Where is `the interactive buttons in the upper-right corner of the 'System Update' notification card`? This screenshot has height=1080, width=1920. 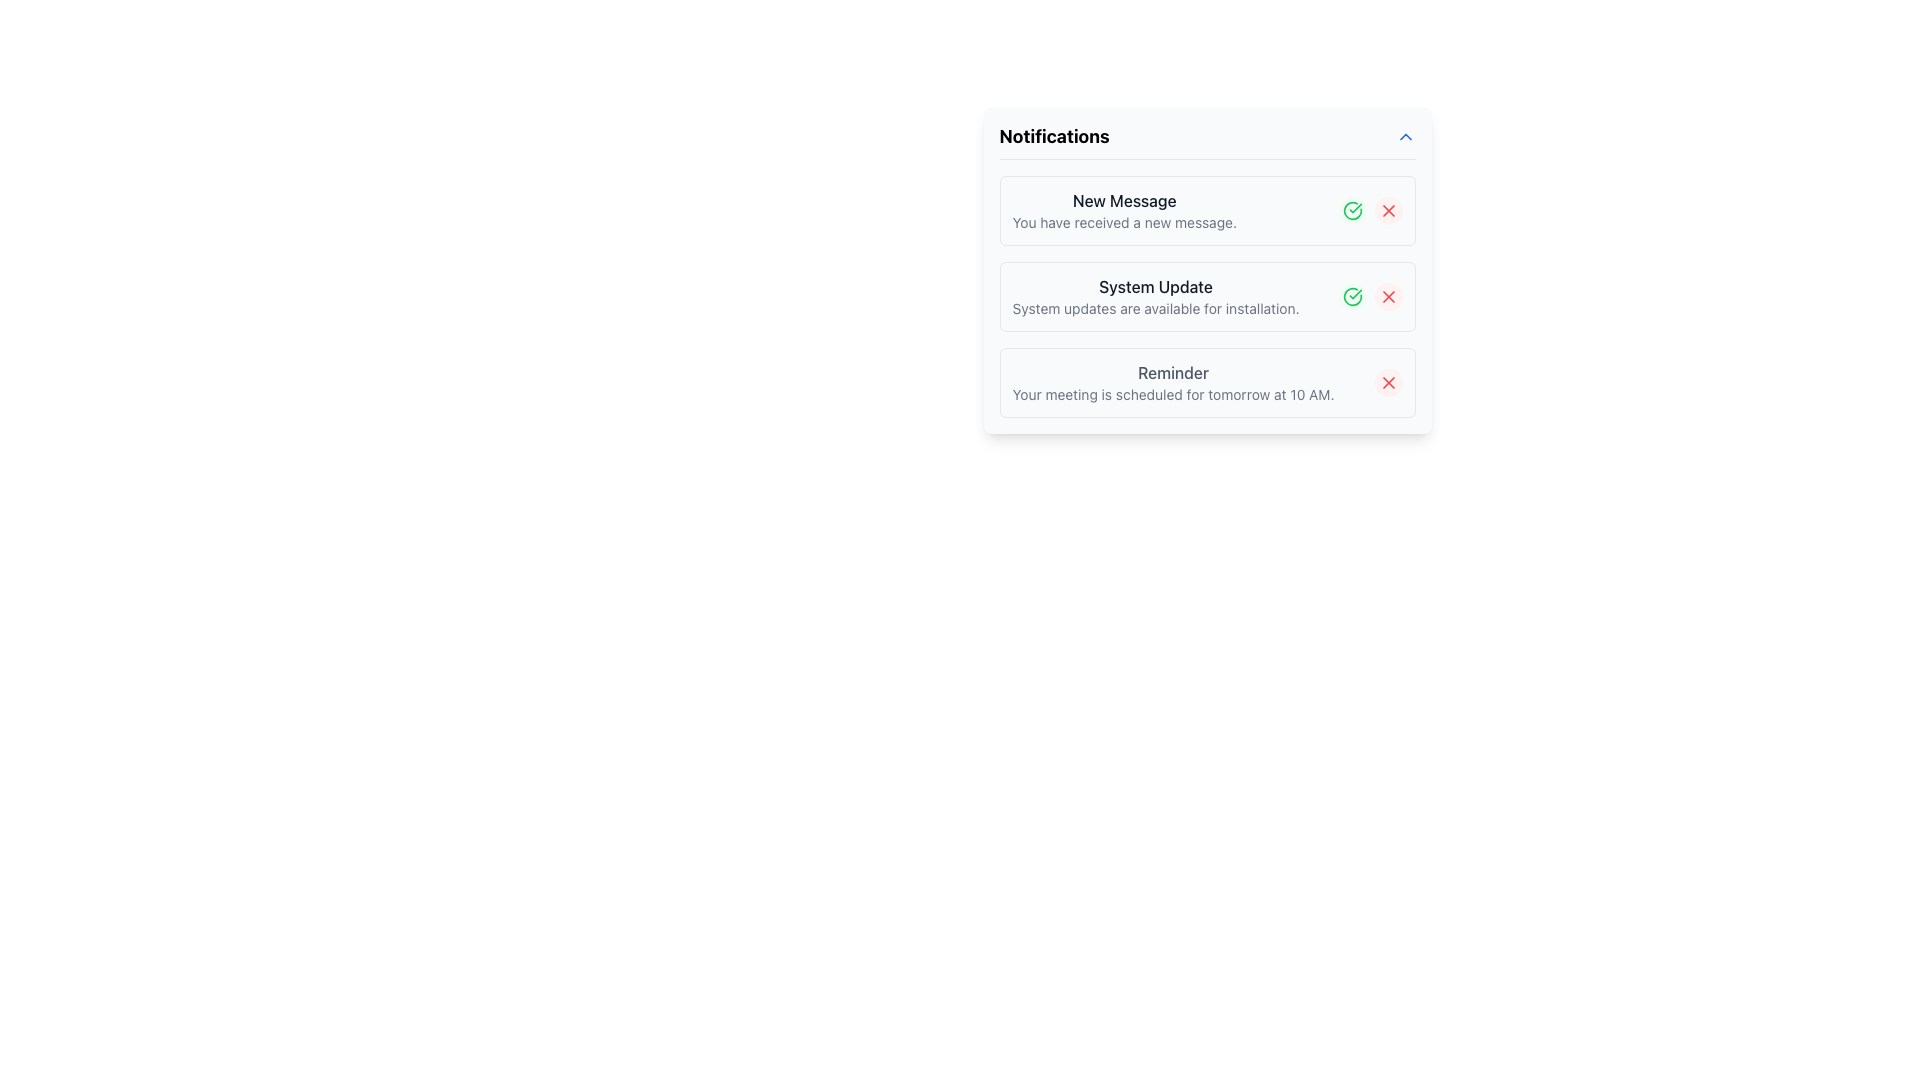 the interactive buttons in the upper-right corner of the 'System Update' notification card is located at coordinates (1369, 297).